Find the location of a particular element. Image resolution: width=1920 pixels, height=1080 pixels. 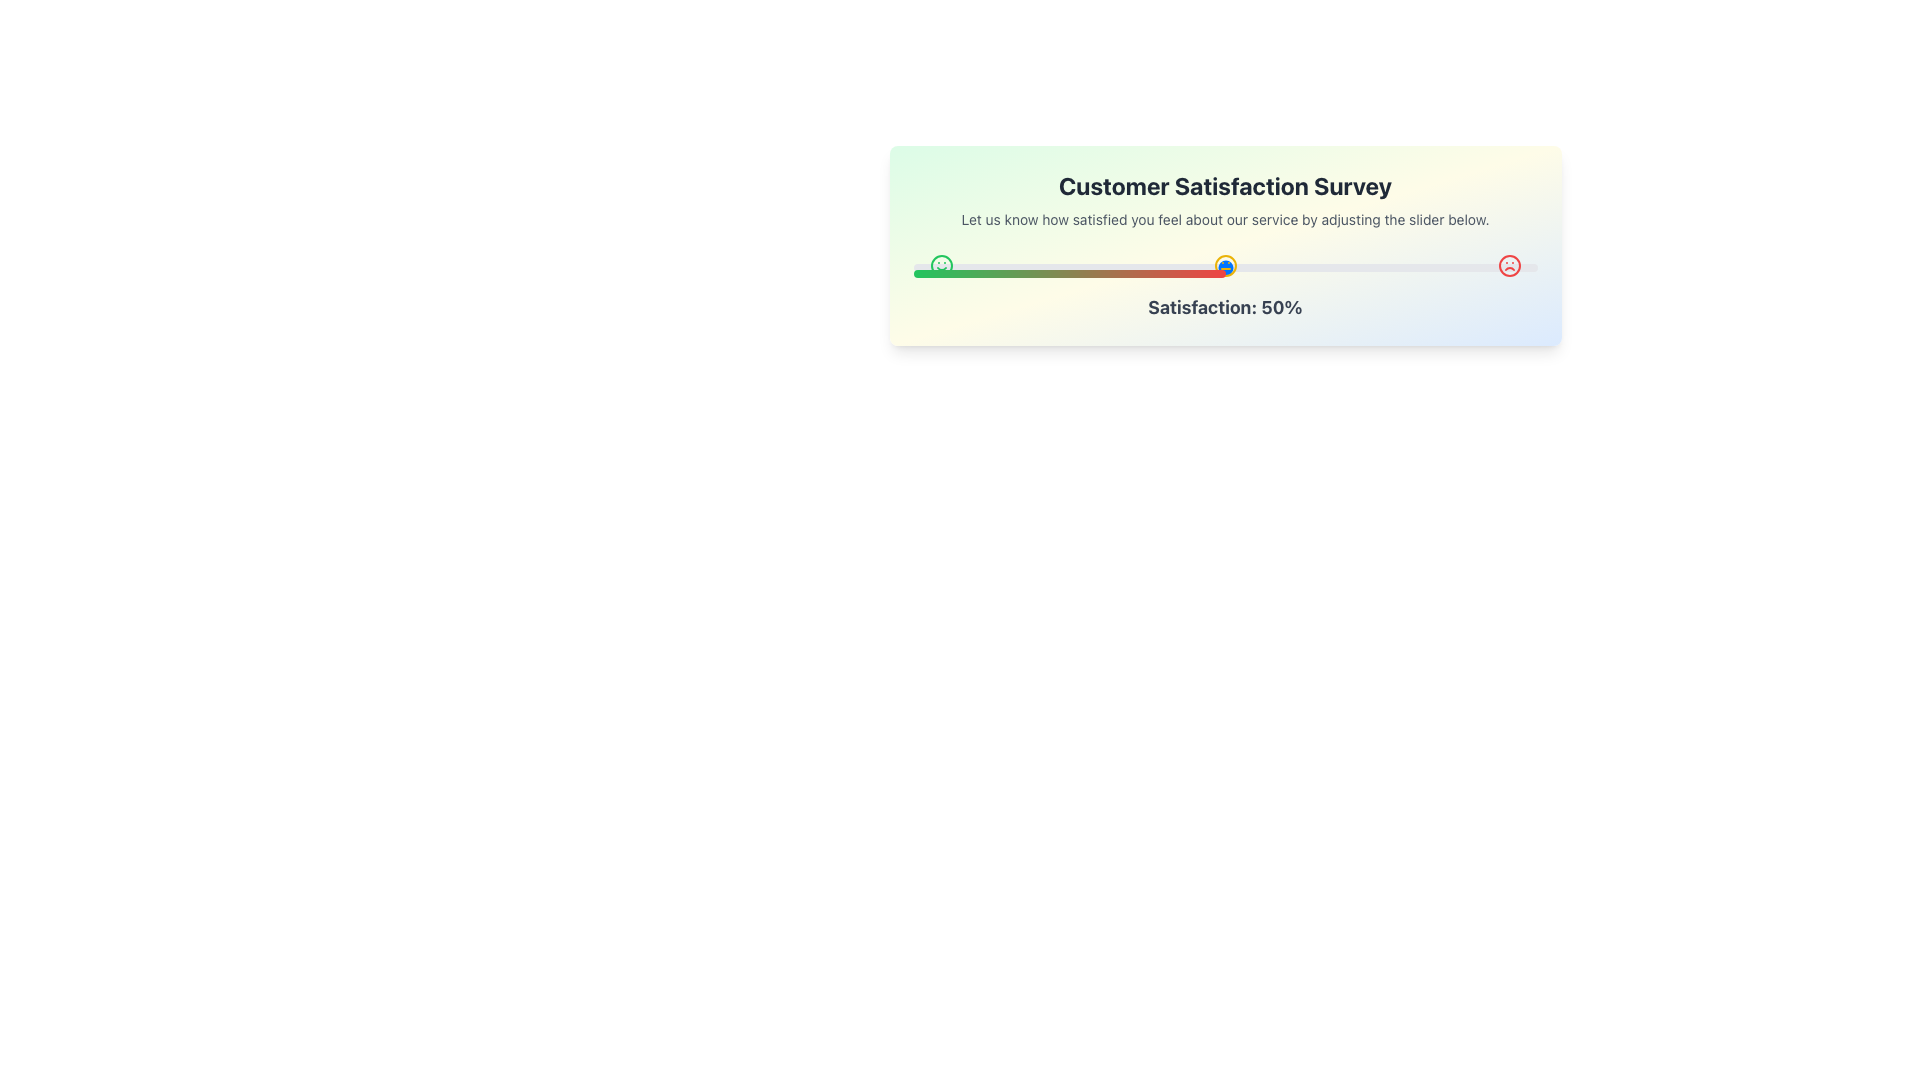

customer satisfaction level is located at coordinates (1261, 266).